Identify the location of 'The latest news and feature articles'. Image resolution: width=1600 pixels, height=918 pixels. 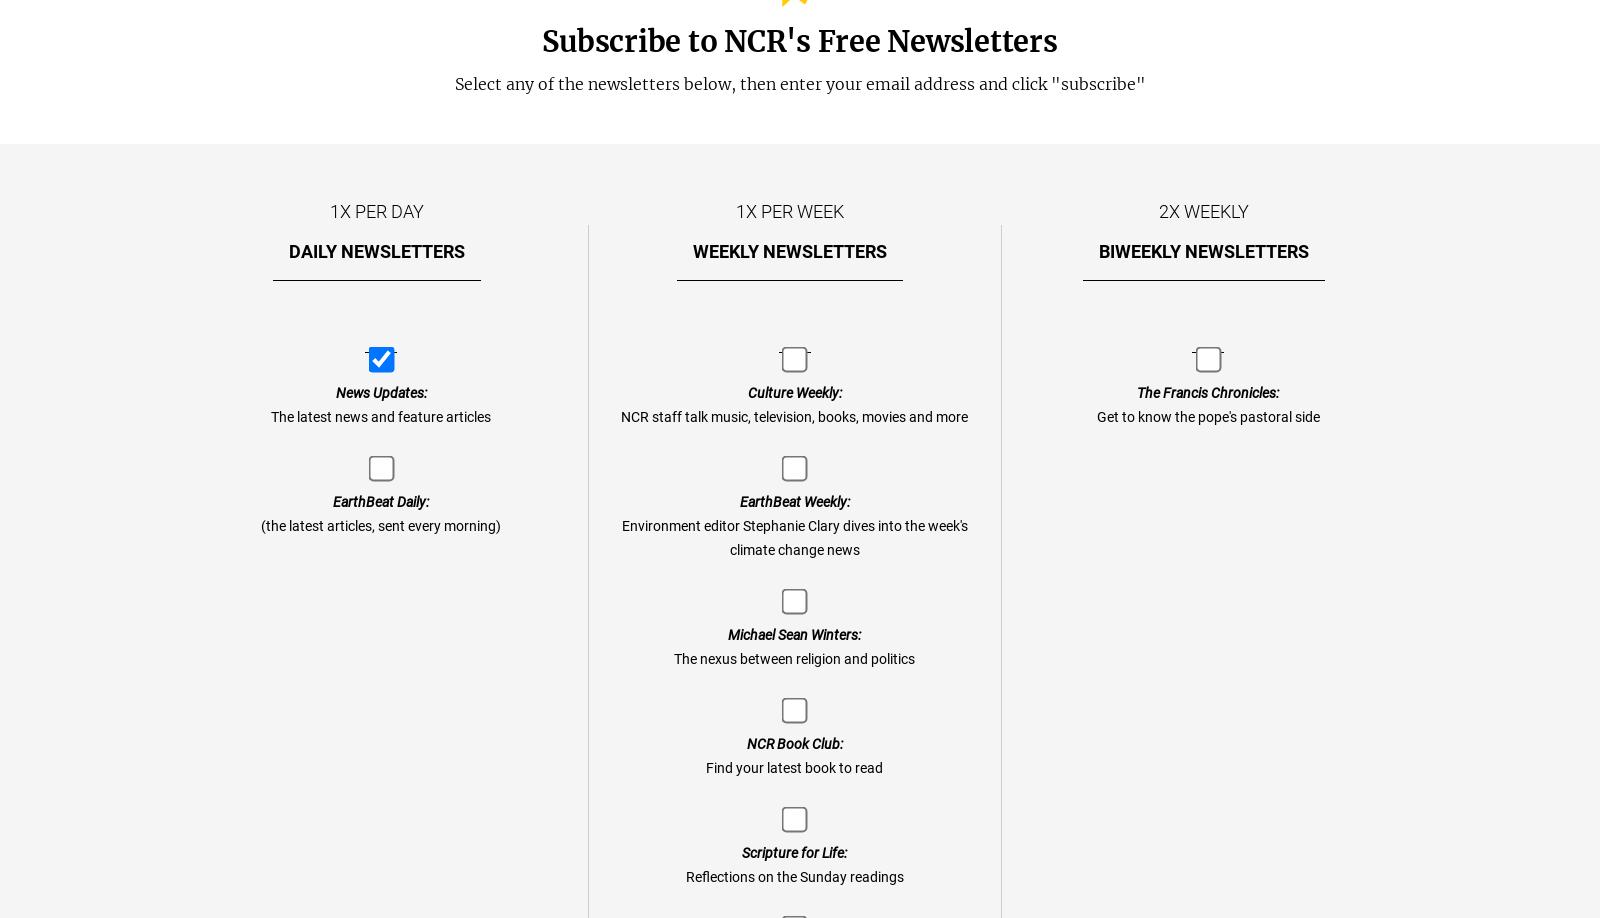
(380, 415).